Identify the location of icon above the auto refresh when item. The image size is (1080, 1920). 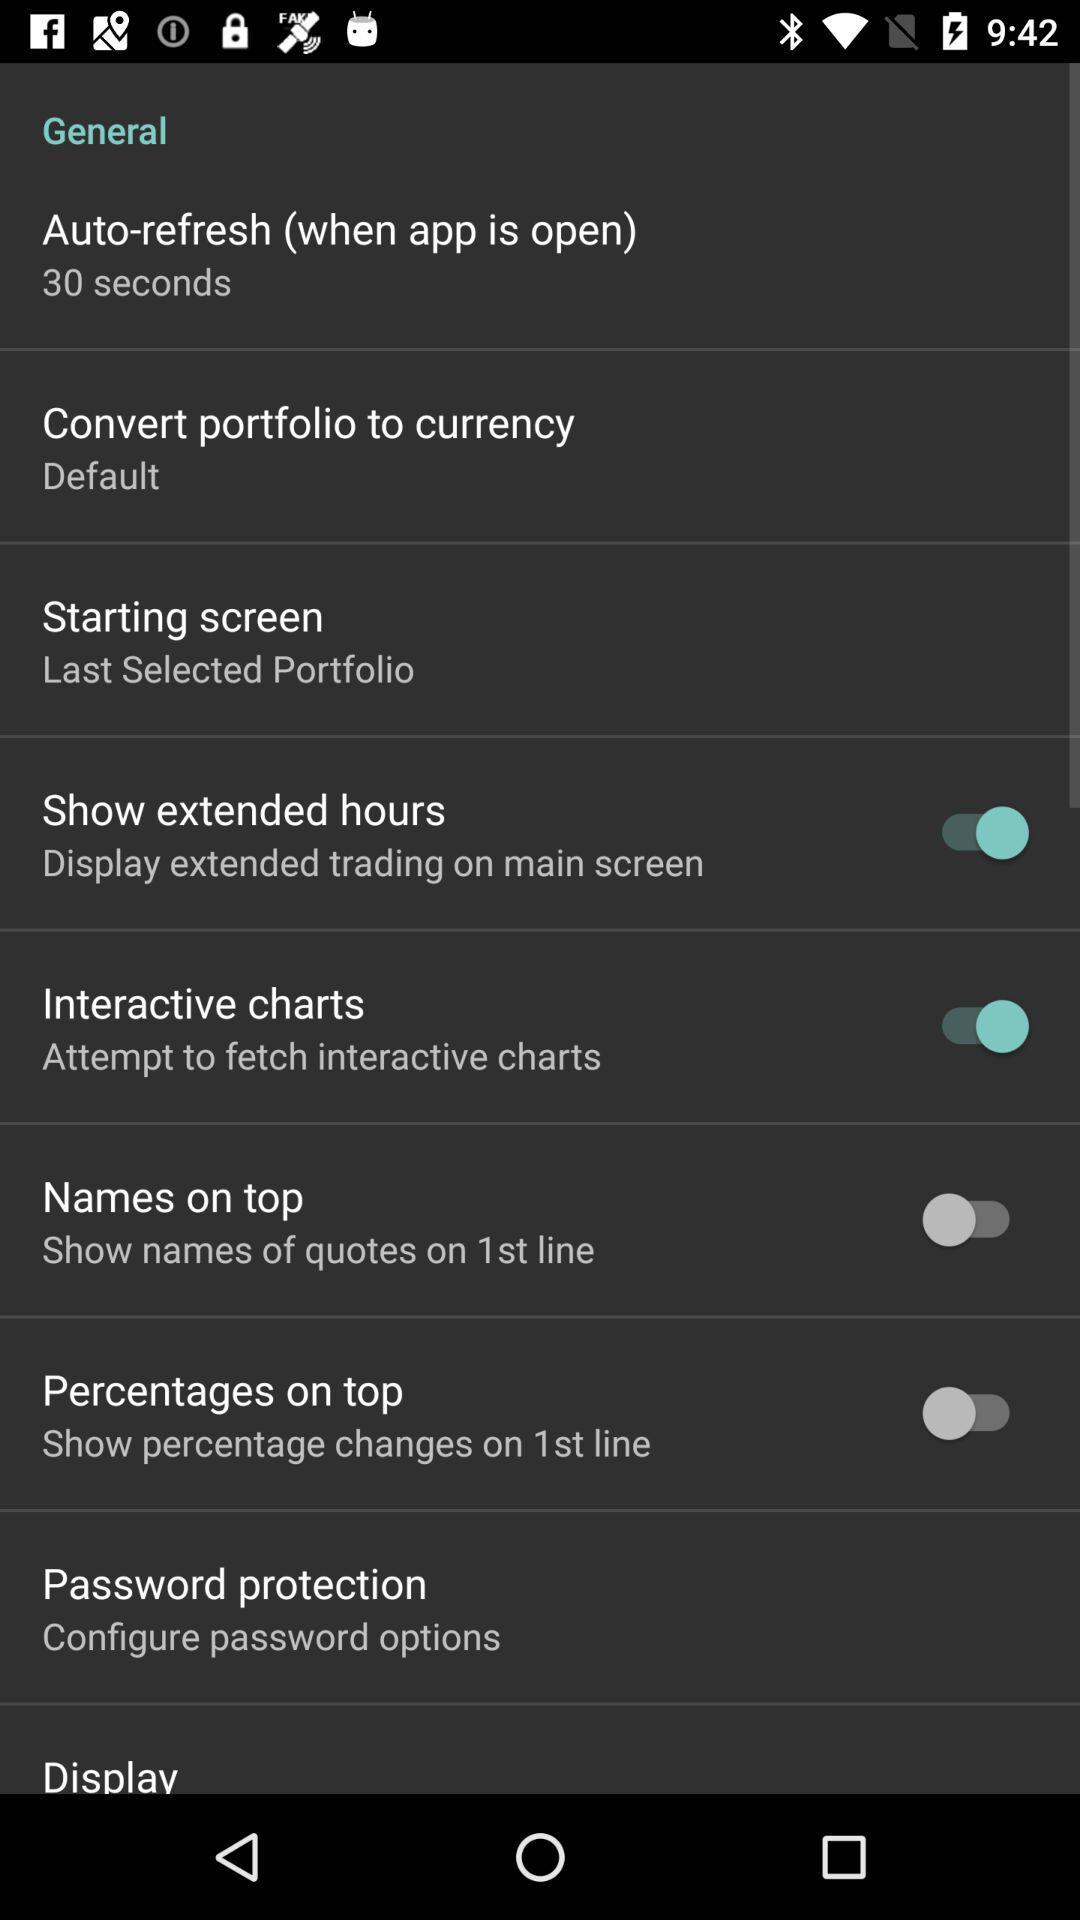
(540, 107).